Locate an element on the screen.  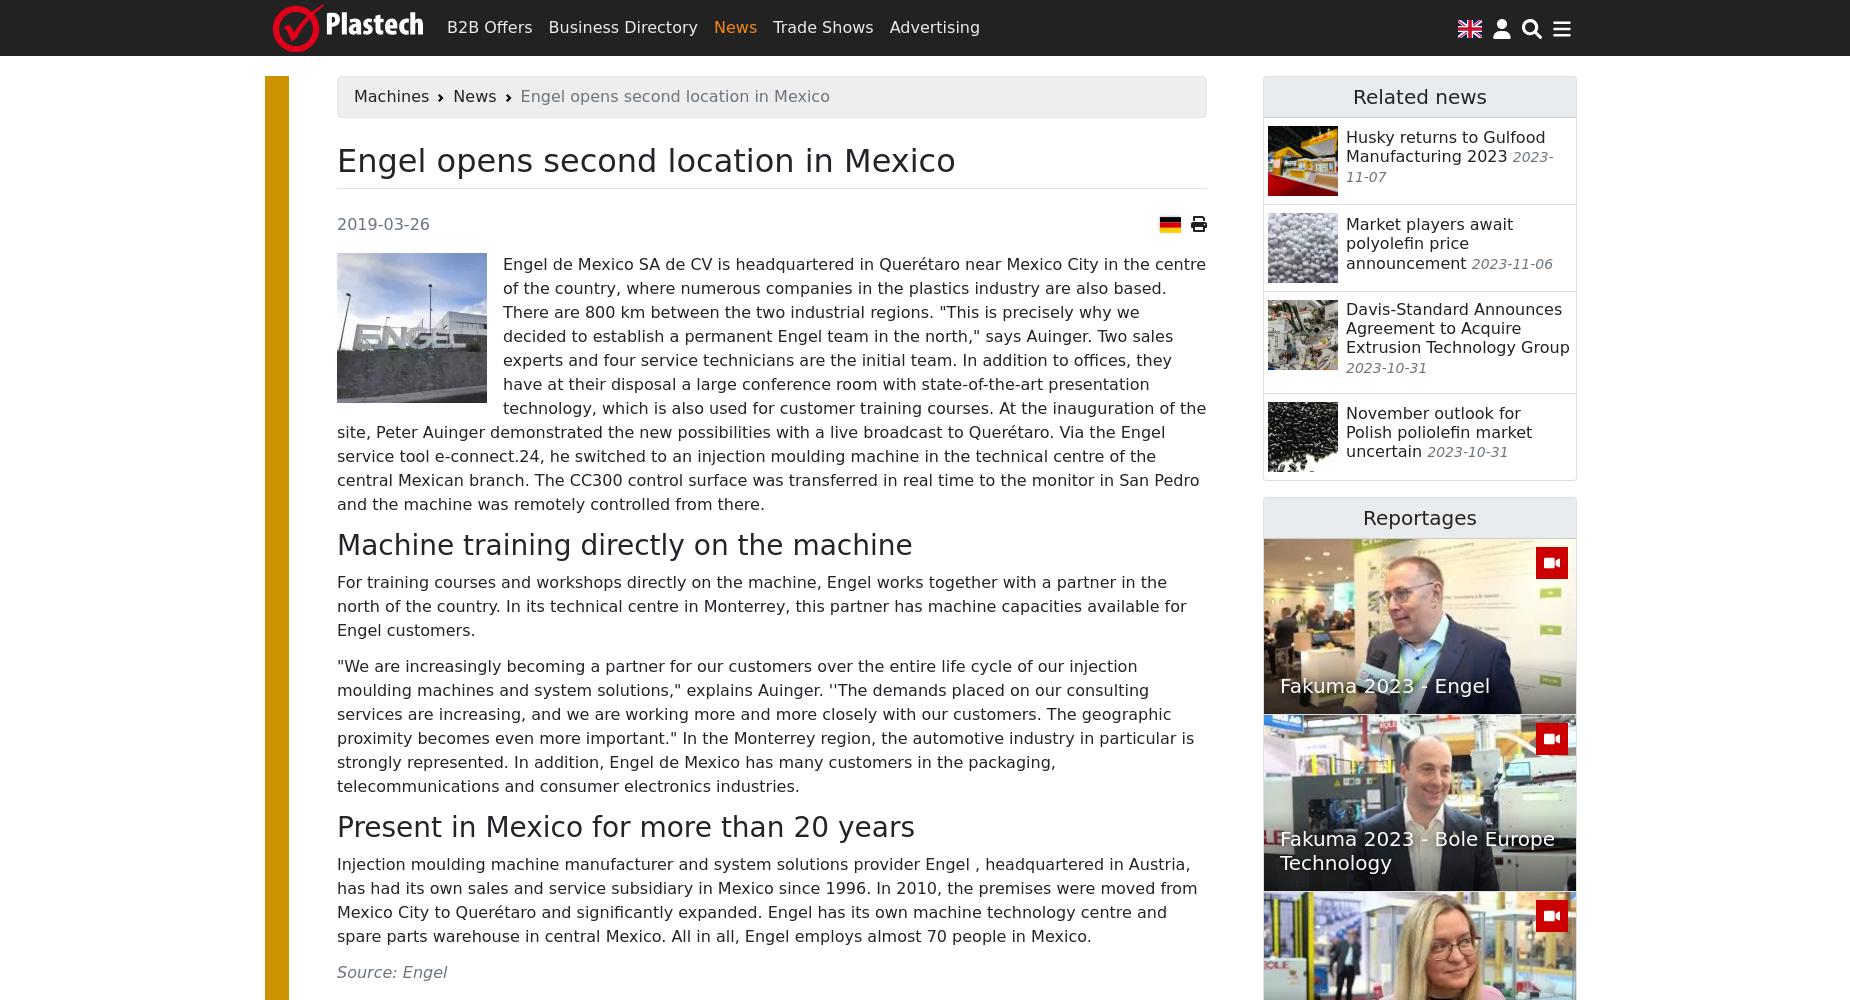
'Machine training directly on the machine' is located at coordinates (336, 545).